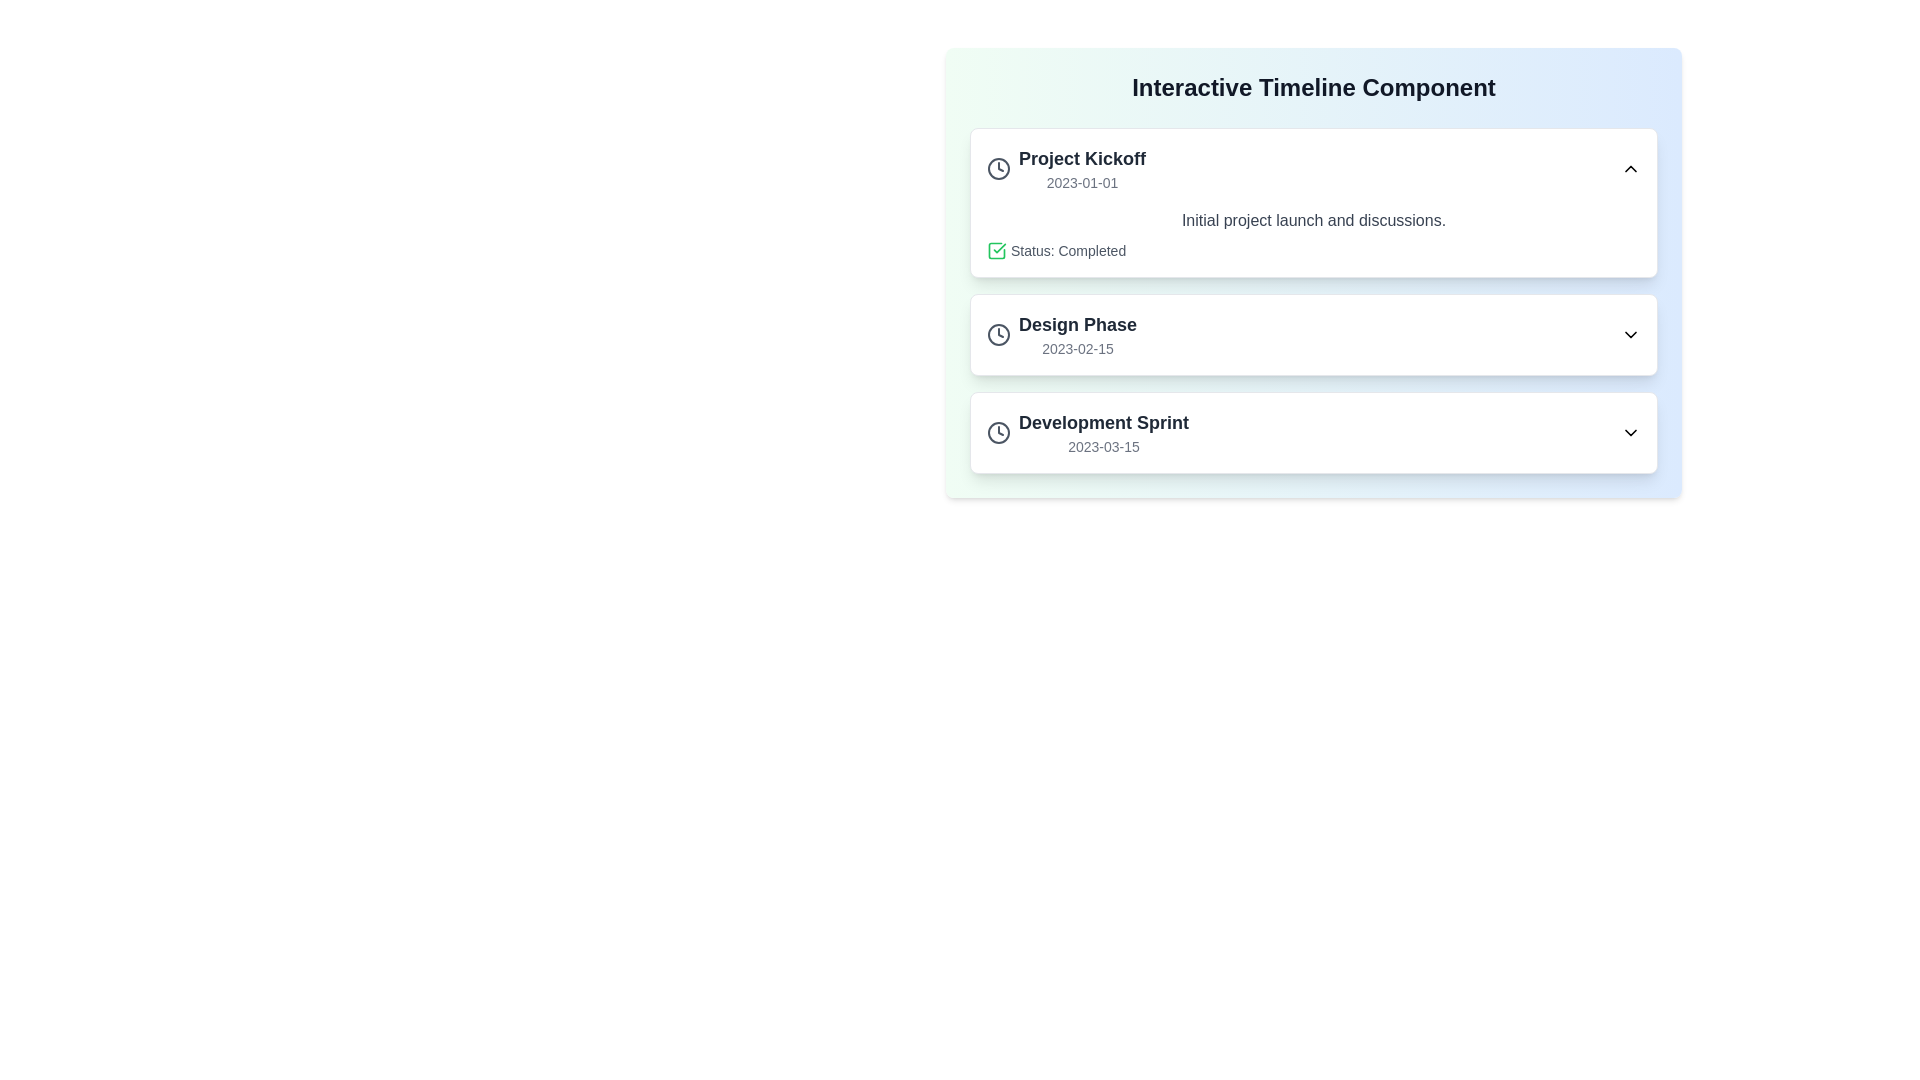 Image resolution: width=1920 pixels, height=1080 pixels. What do you see at coordinates (1631, 168) in the screenshot?
I see `the small upward-facing black chevron icon located to the right of the text 'Project Kickoff'` at bounding box center [1631, 168].